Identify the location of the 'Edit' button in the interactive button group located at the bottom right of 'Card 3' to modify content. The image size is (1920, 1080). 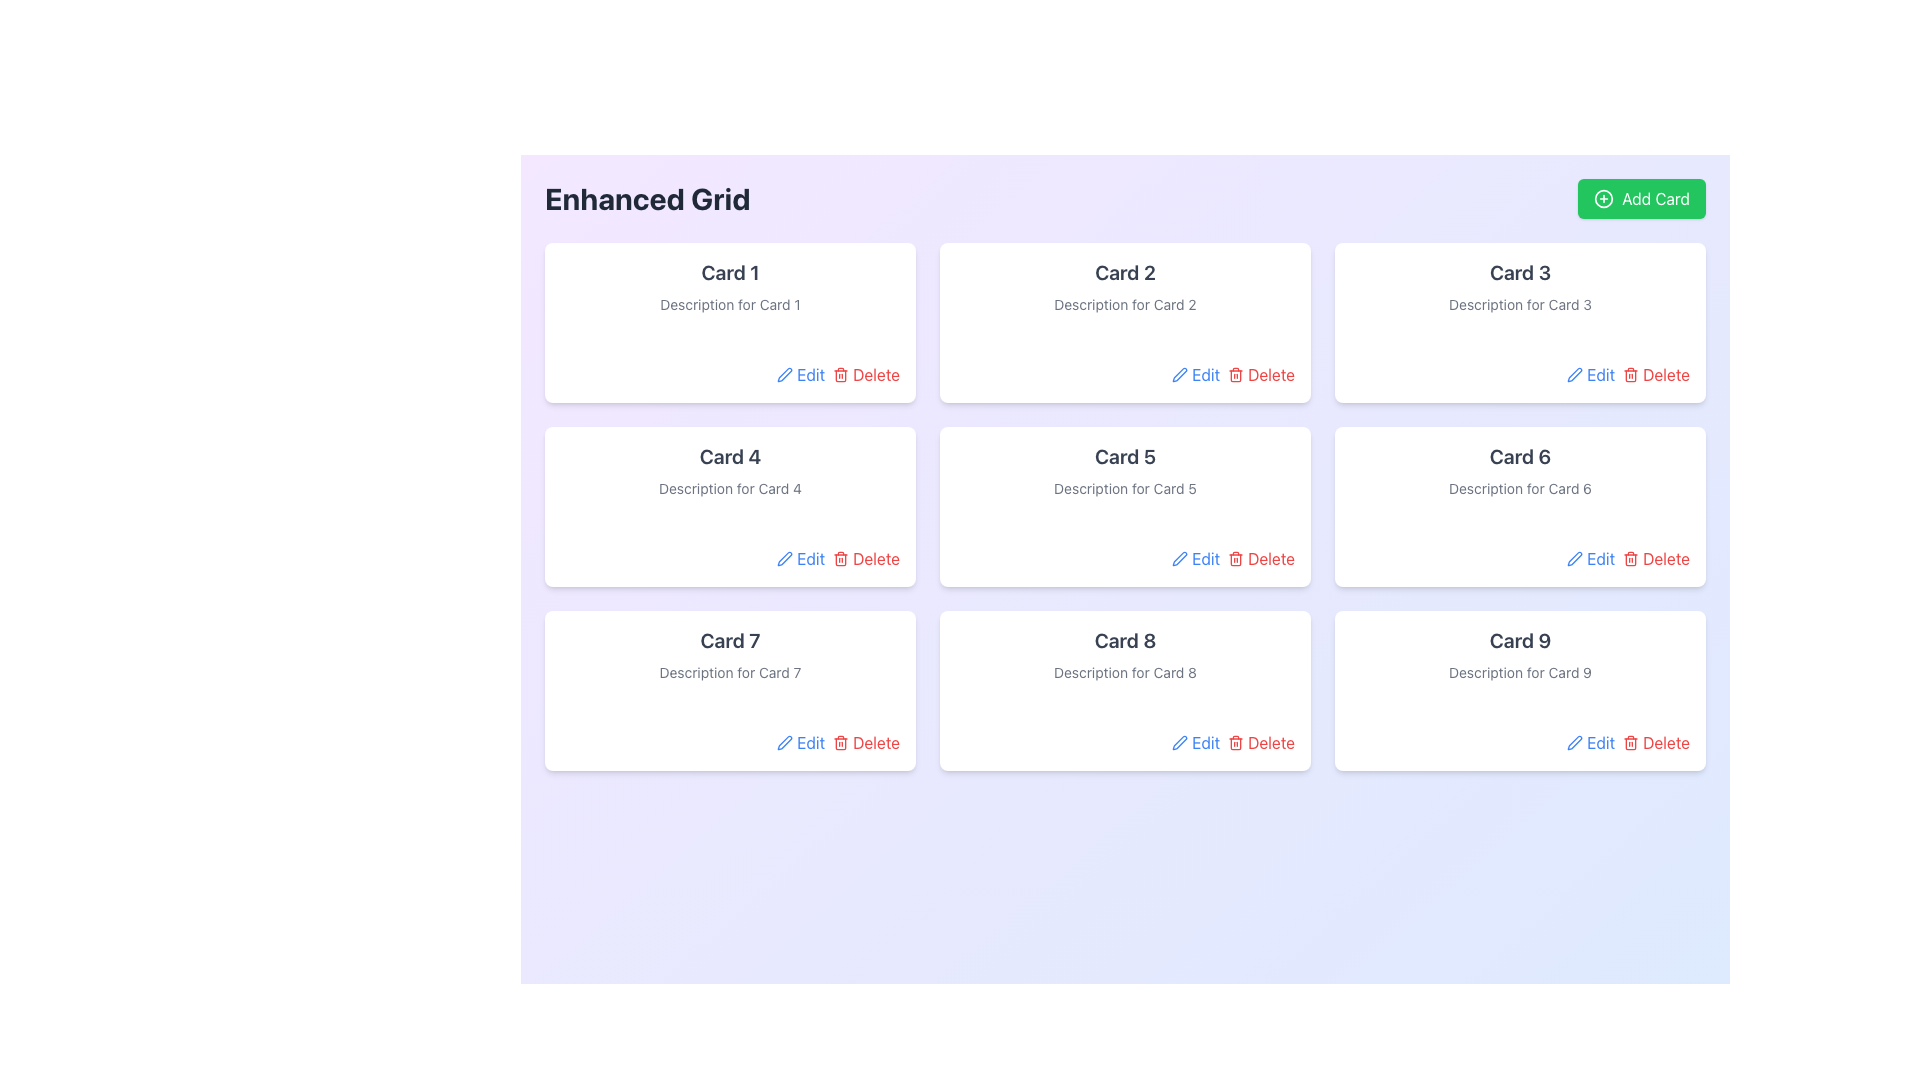
(1520, 374).